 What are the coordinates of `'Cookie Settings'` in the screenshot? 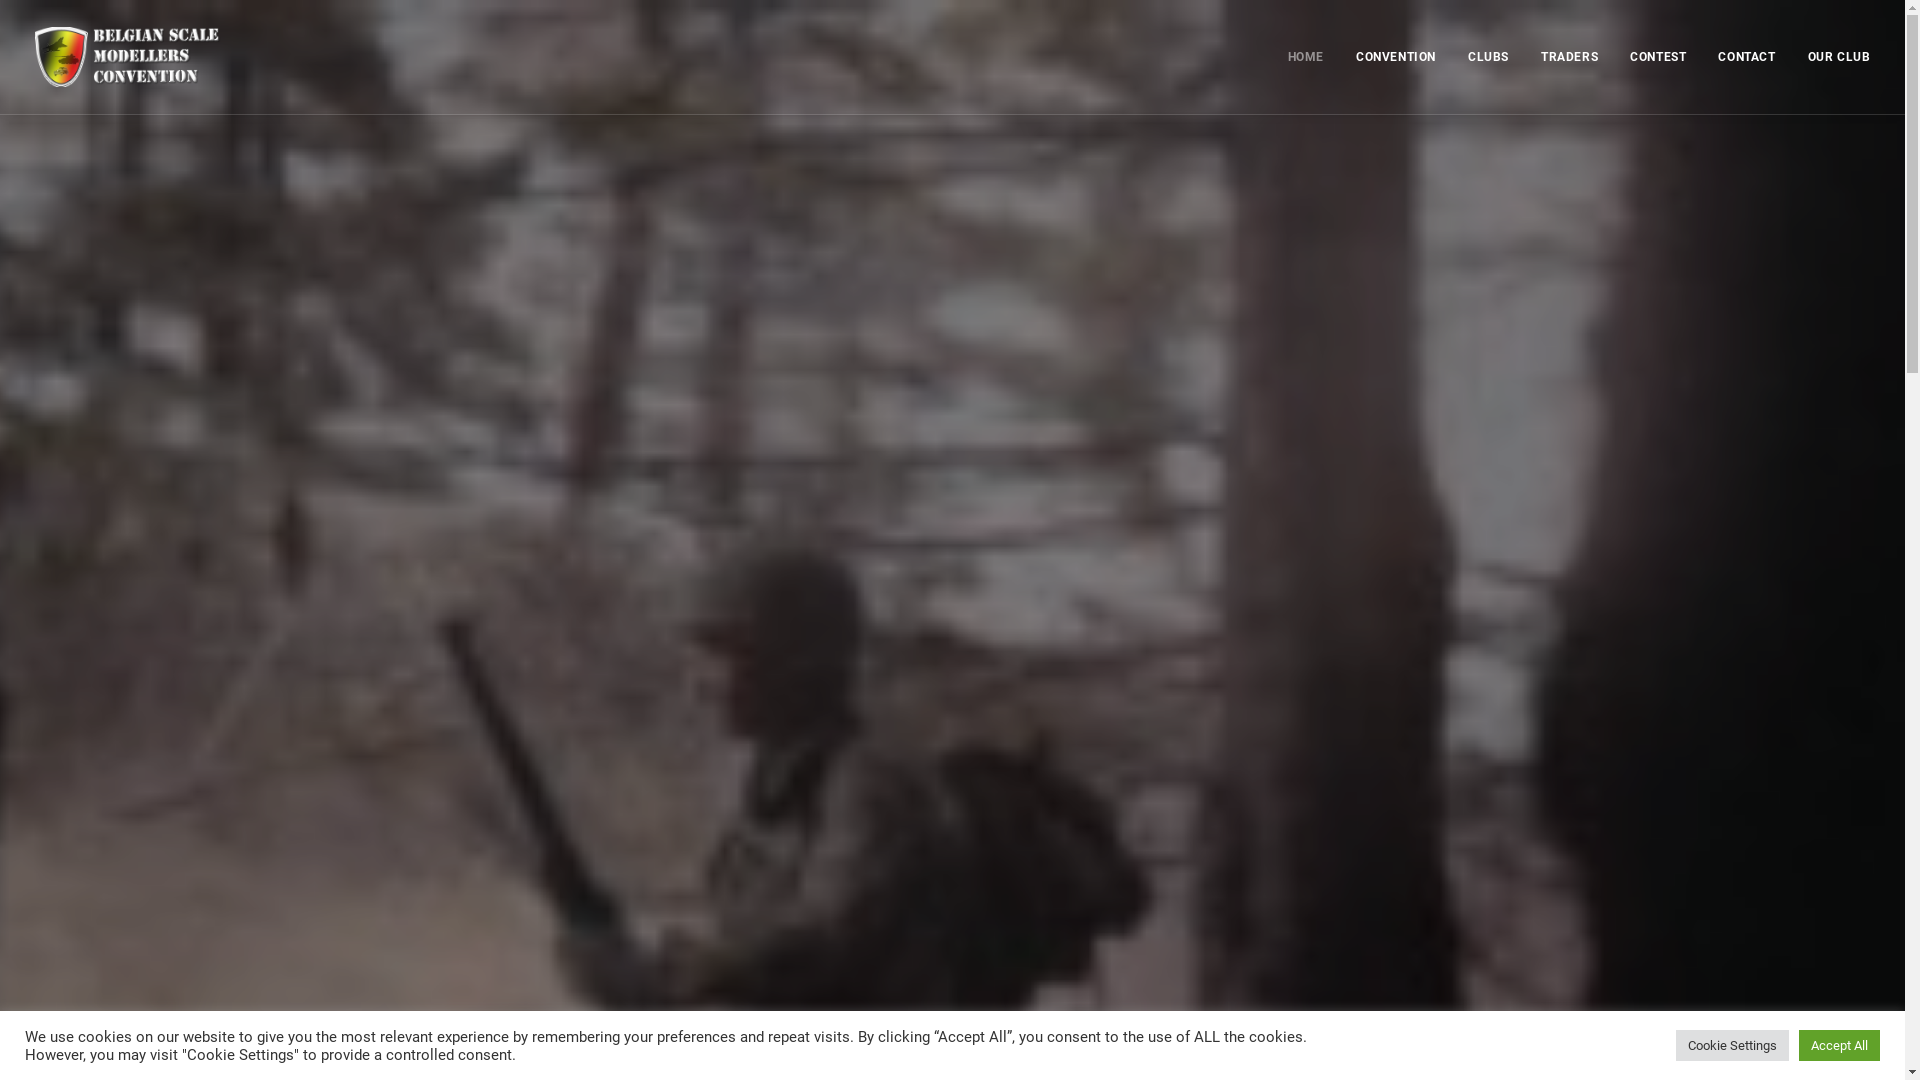 It's located at (1731, 1044).